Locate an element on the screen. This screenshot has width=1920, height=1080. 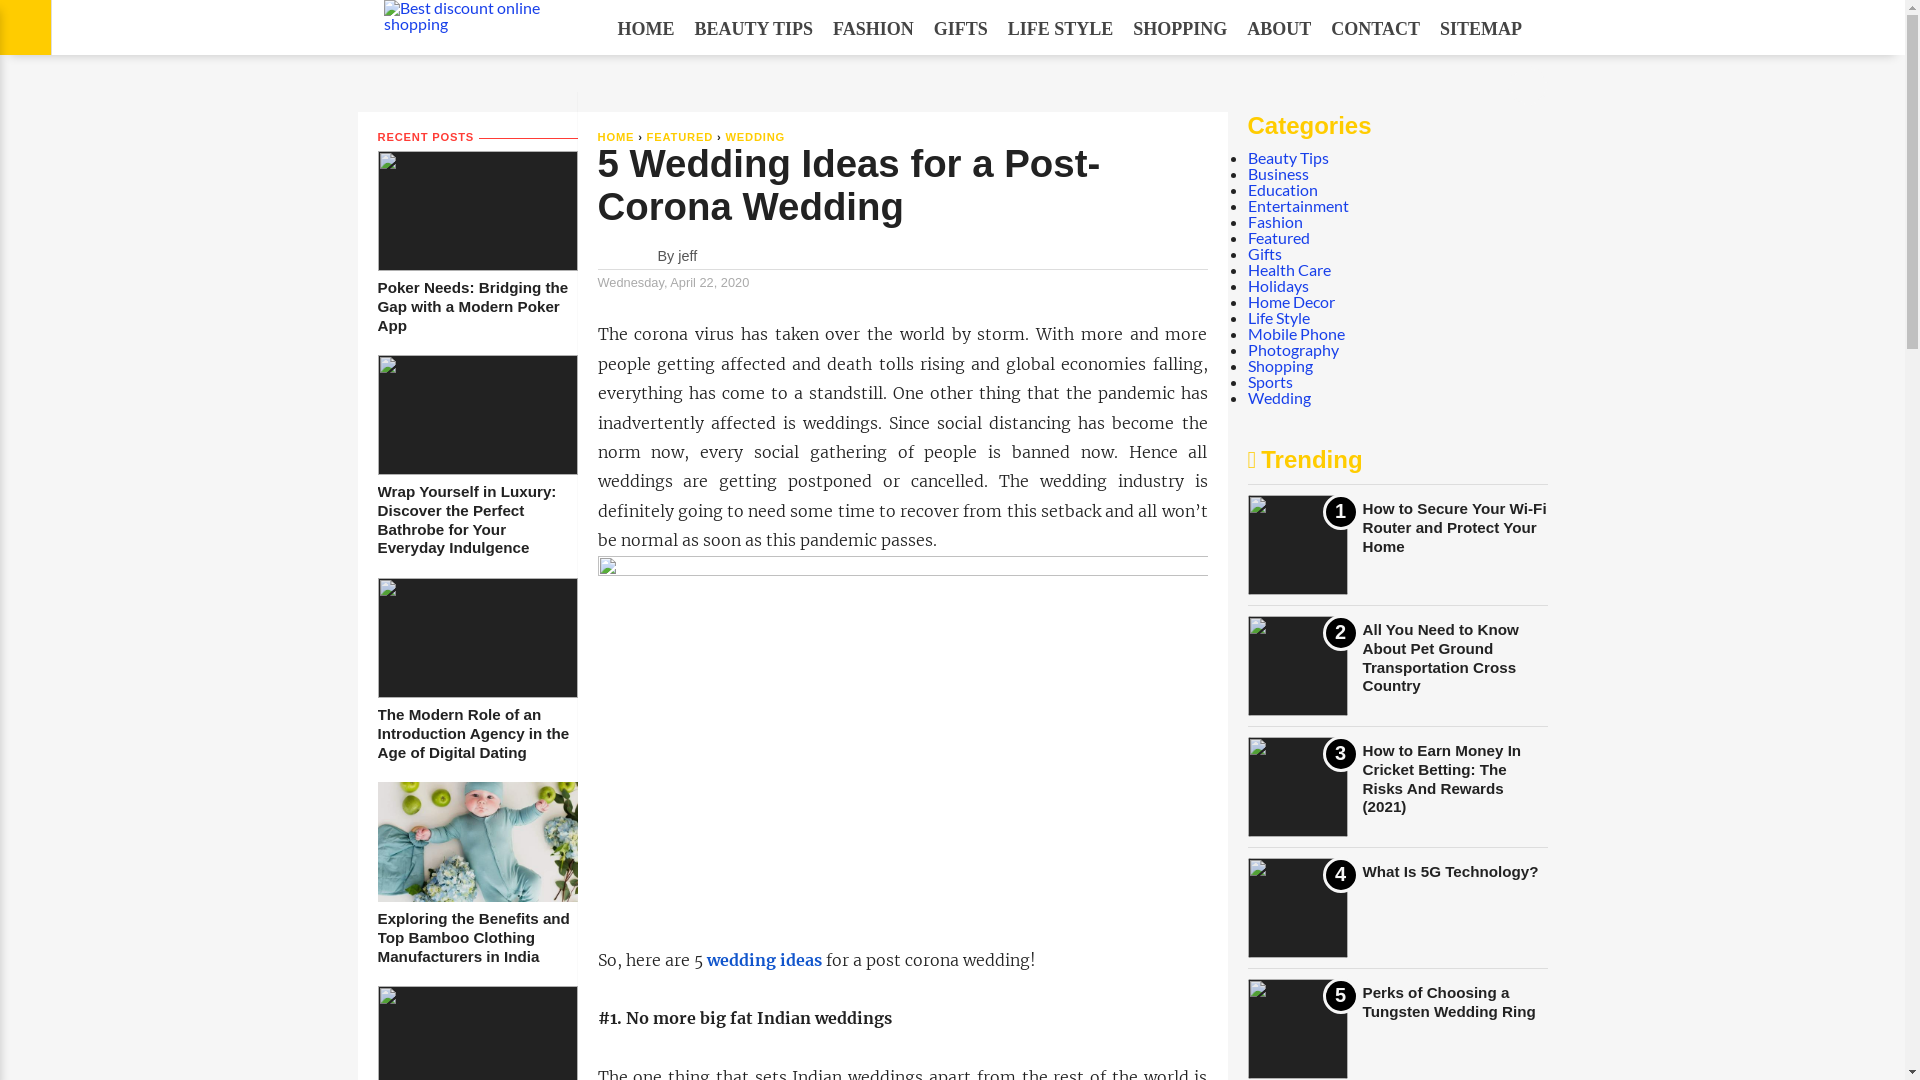
'Entertainment' is located at coordinates (1298, 205).